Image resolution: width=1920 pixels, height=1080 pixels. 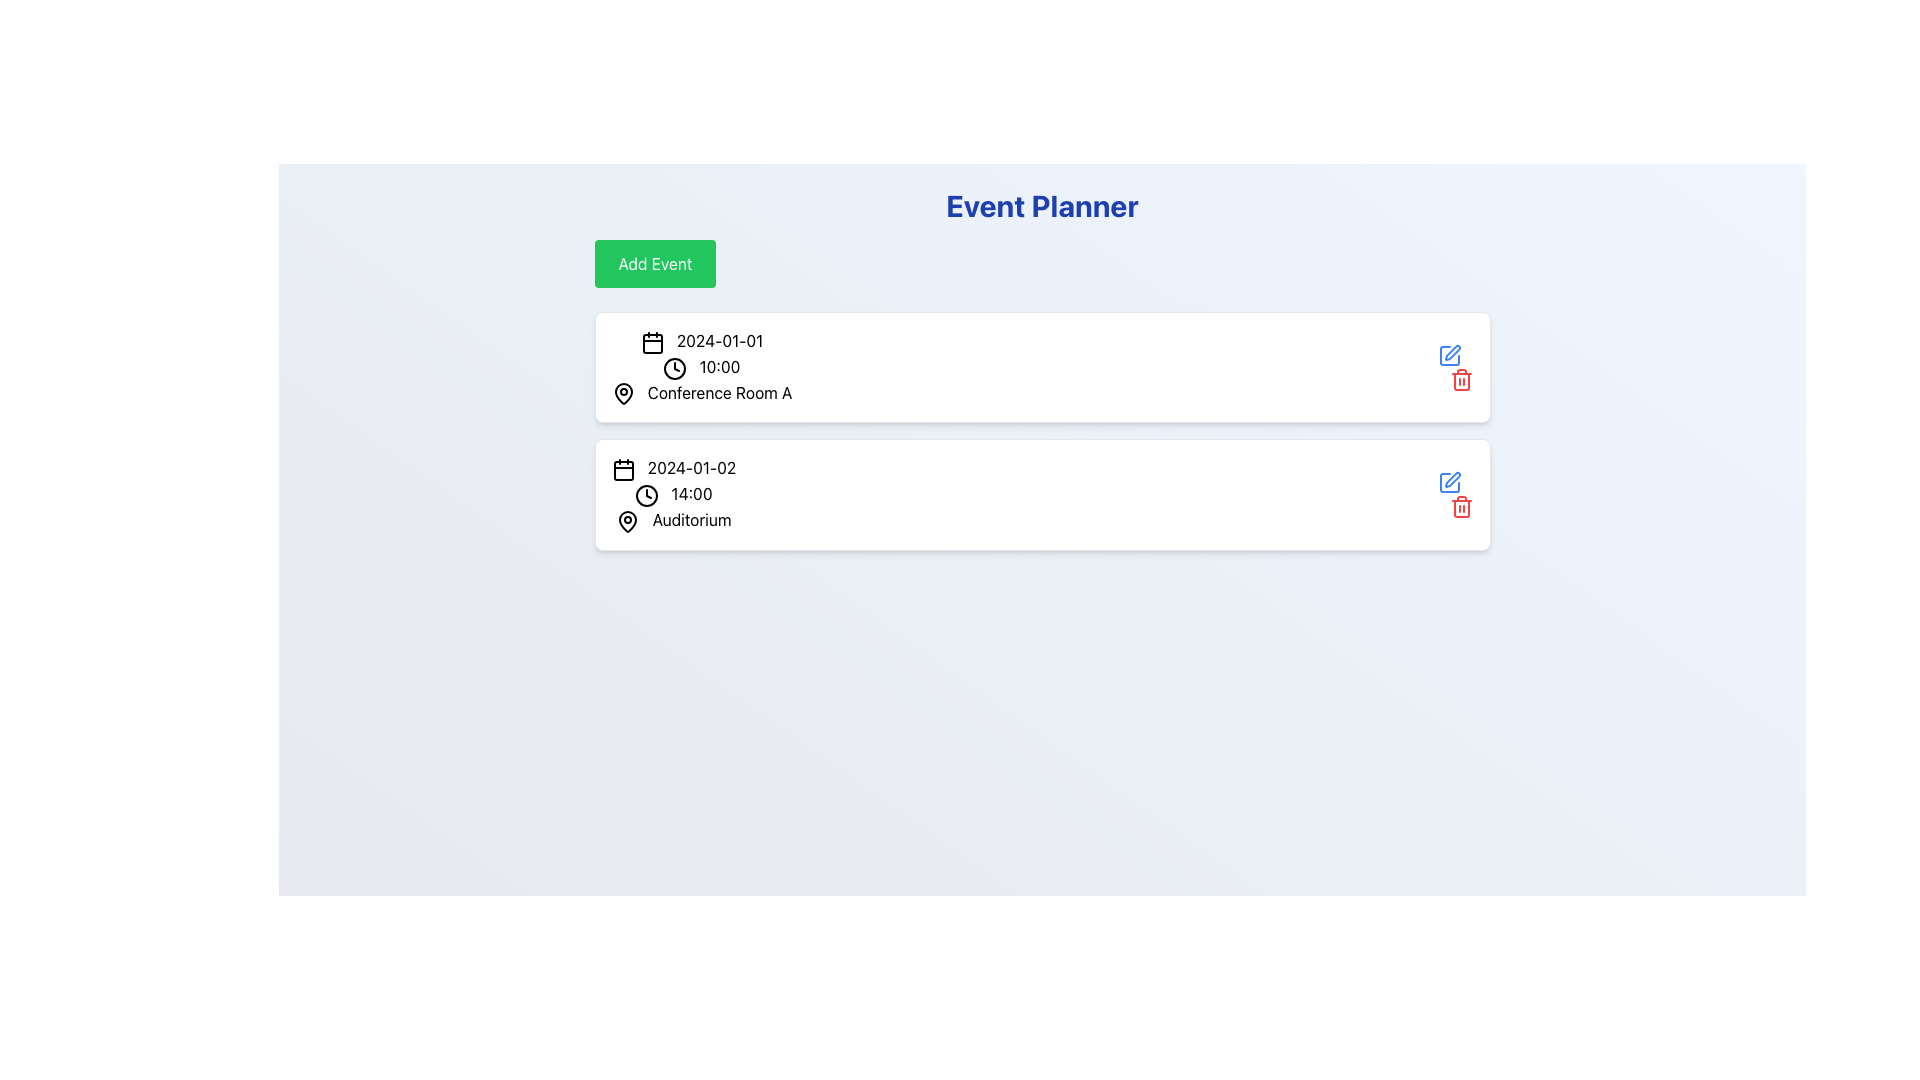 I want to click on the SVG-based clock icon located to the left of the text '10:00' in the top event block of the interface, so click(x=675, y=368).